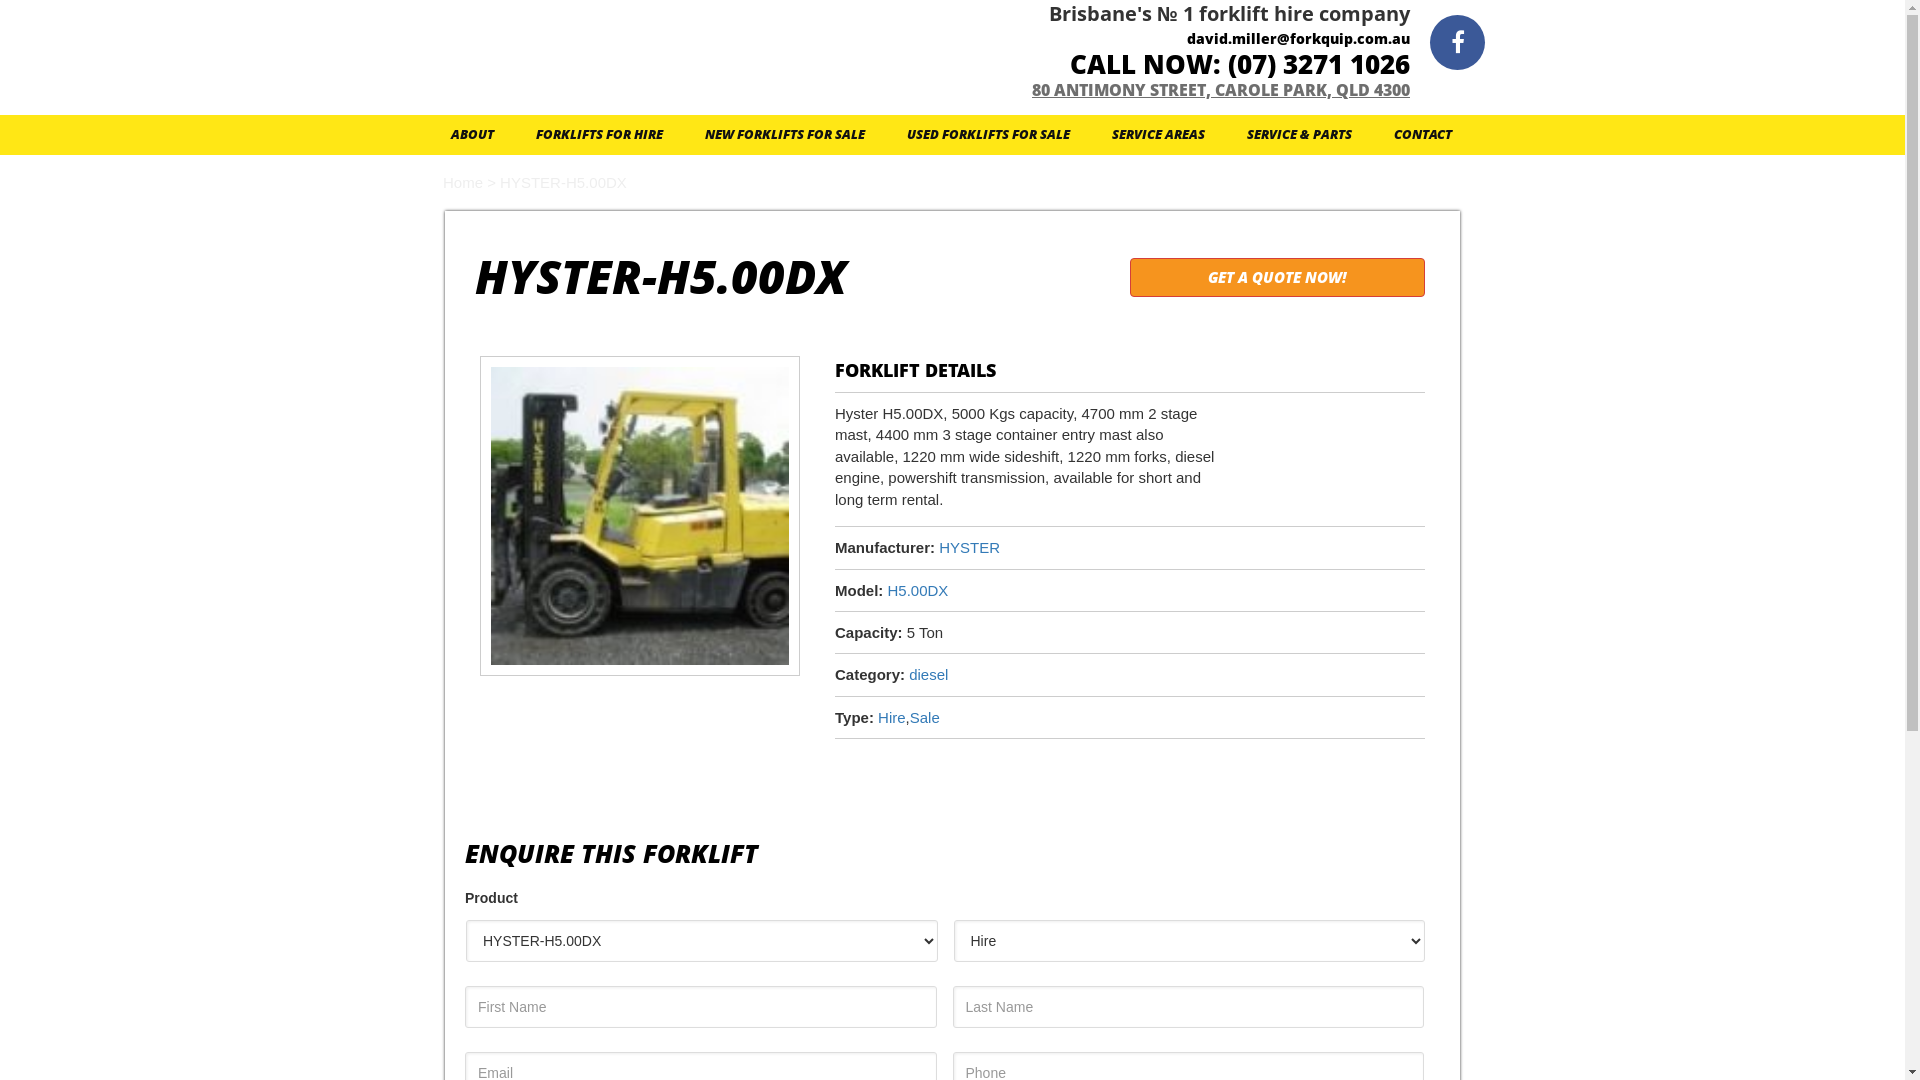  Describe the element at coordinates (938, 547) in the screenshot. I see `'HYSTER'` at that location.